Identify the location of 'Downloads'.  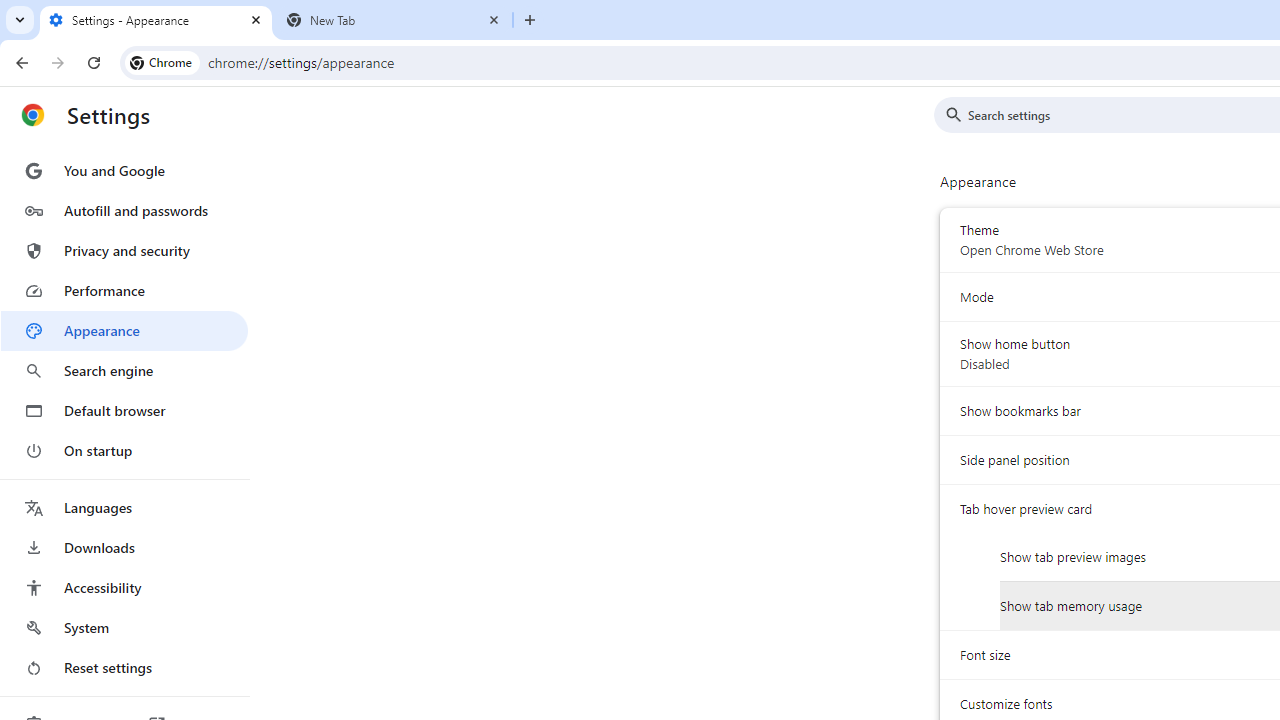
(123, 547).